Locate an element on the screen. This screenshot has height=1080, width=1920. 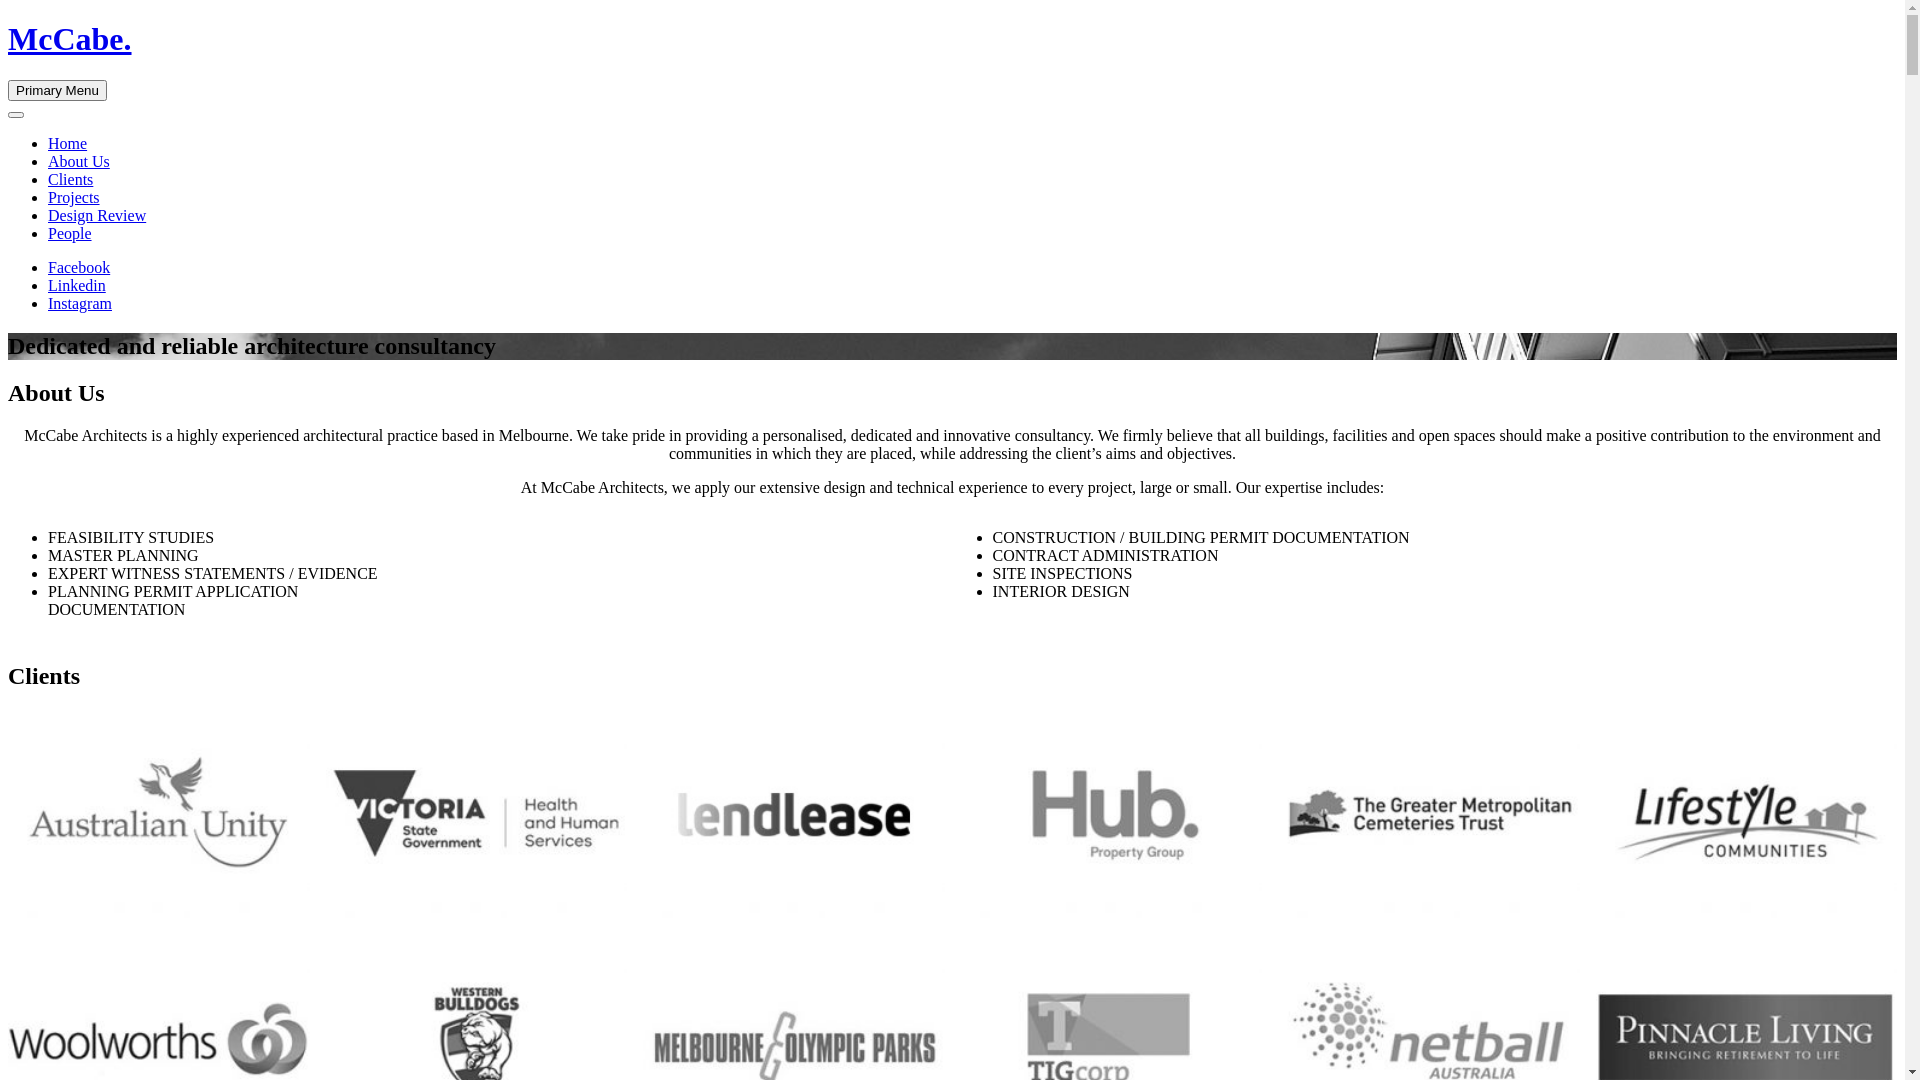
'Facebook' is located at coordinates (78, 266).